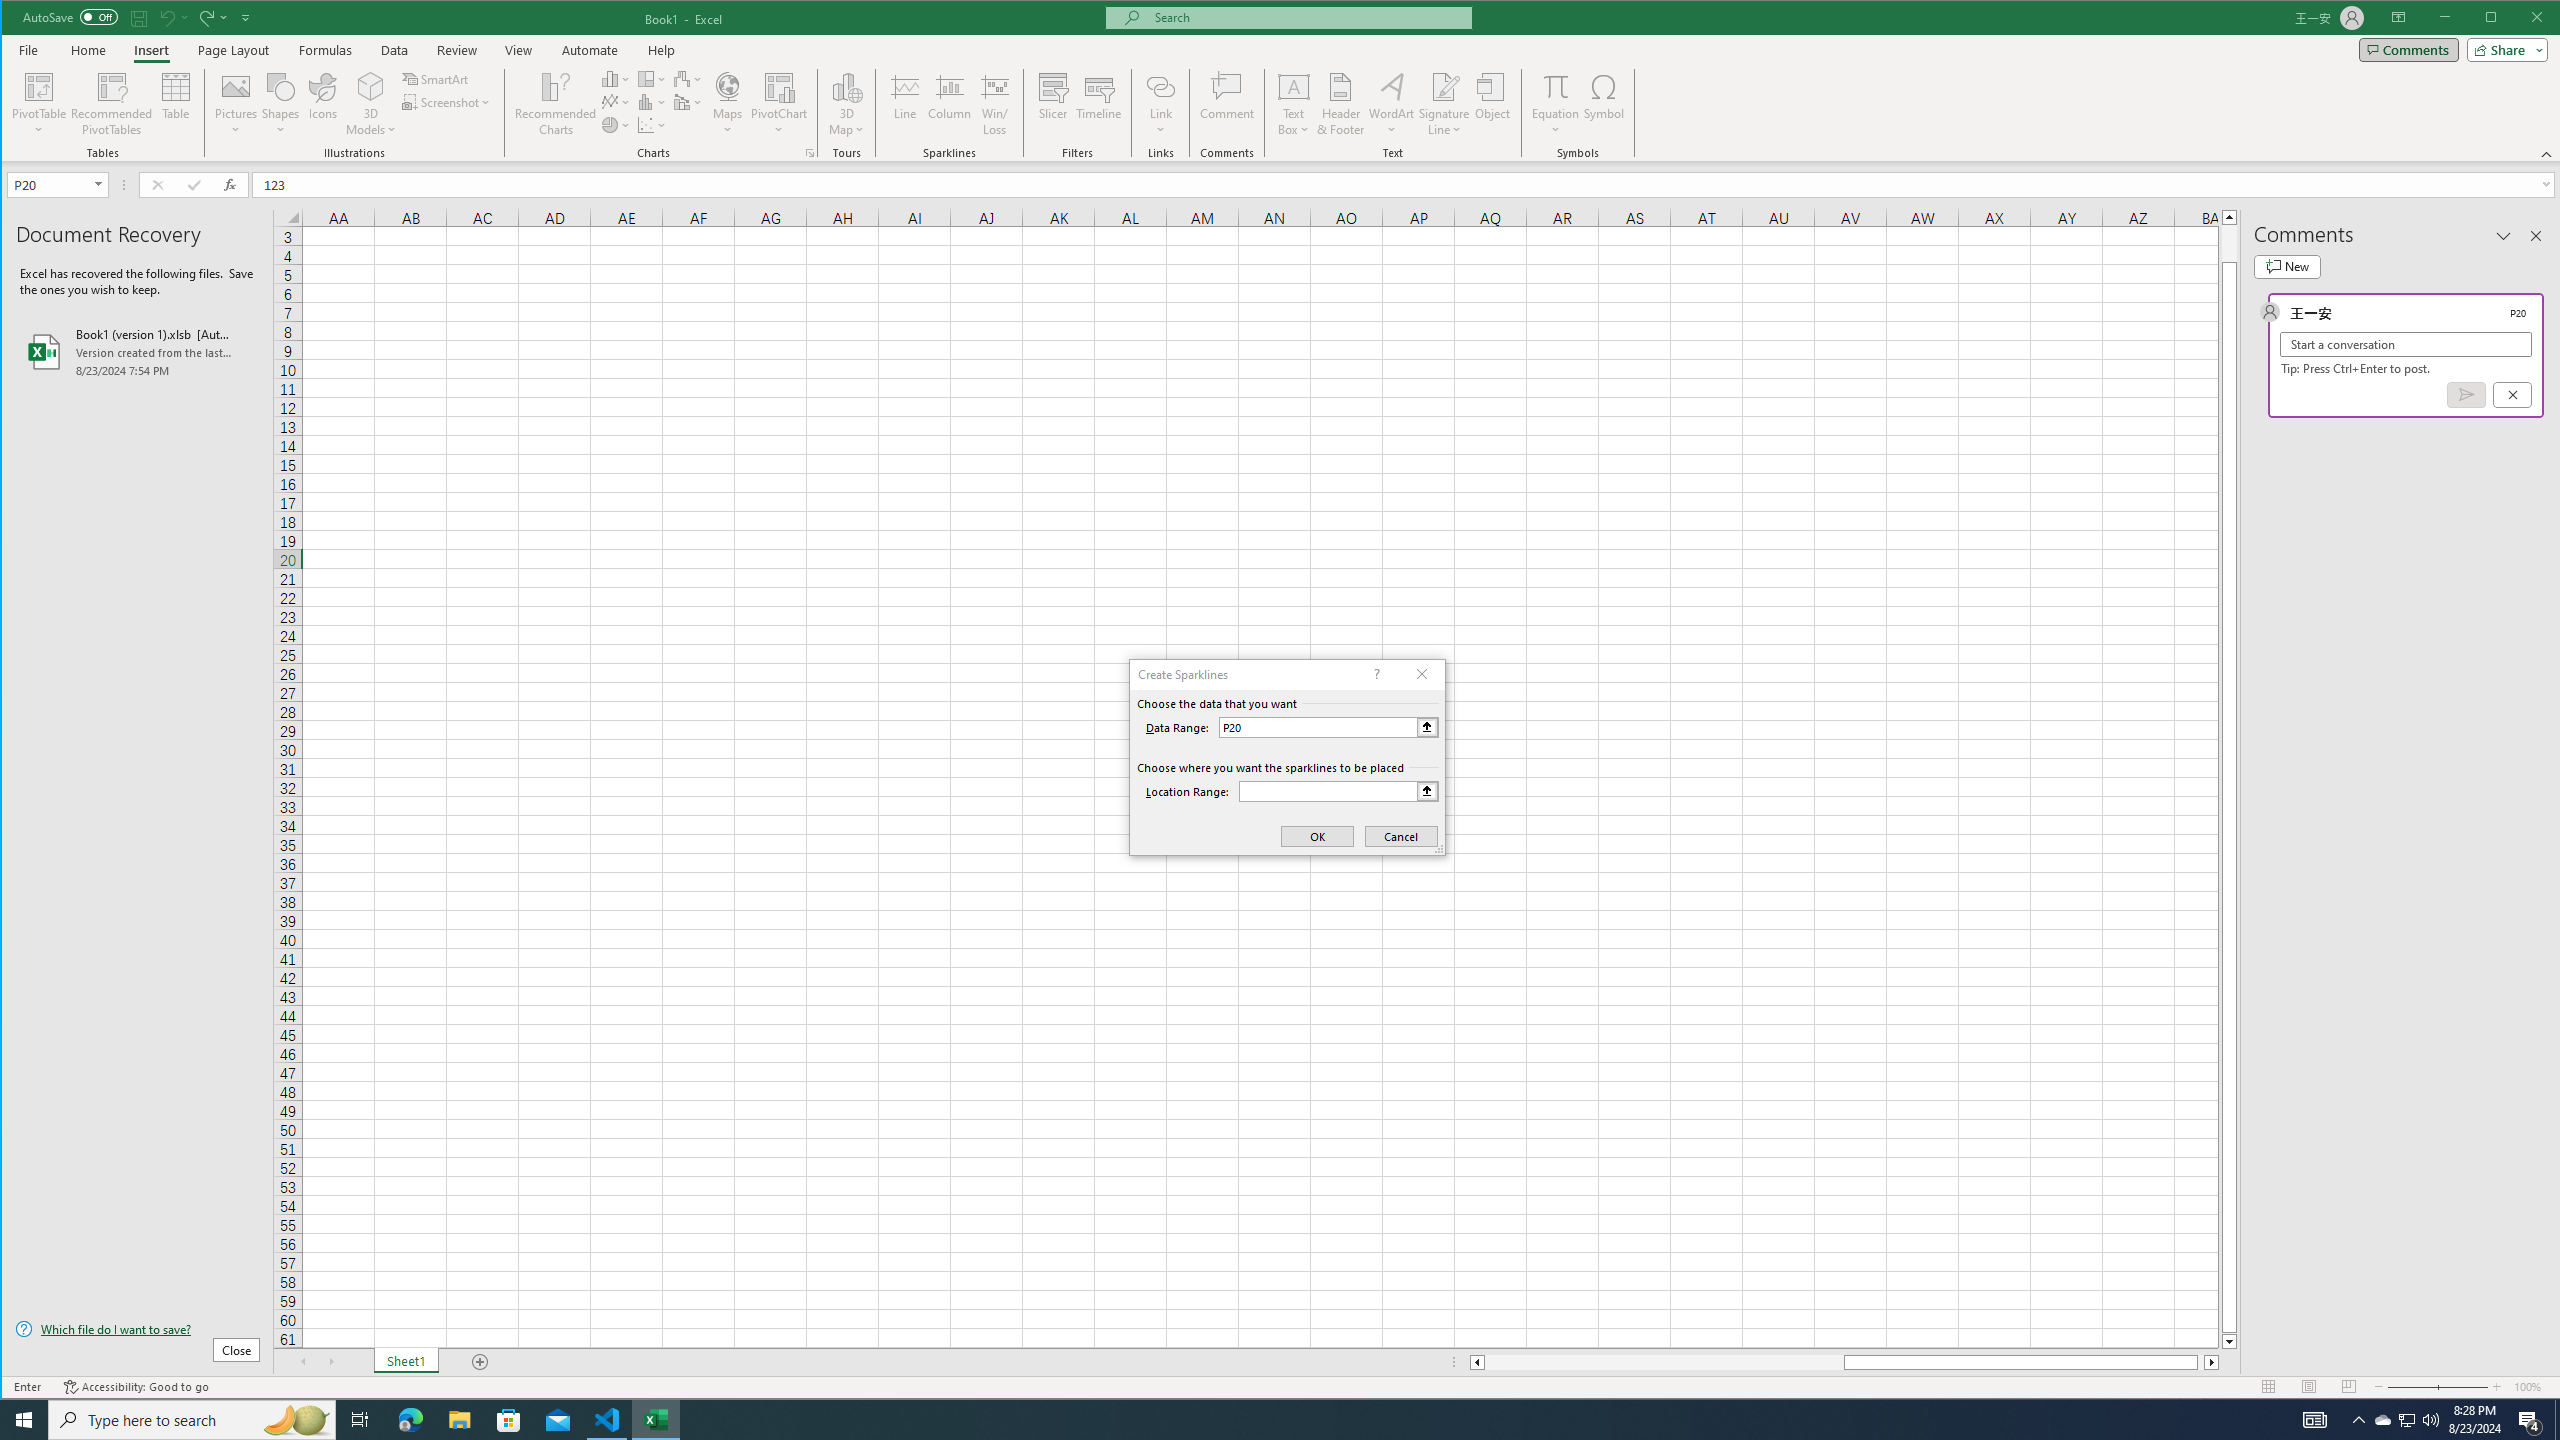 This screenshot has width=2560, height=1440. I want to click on 'Equation', so click(1556, 103).